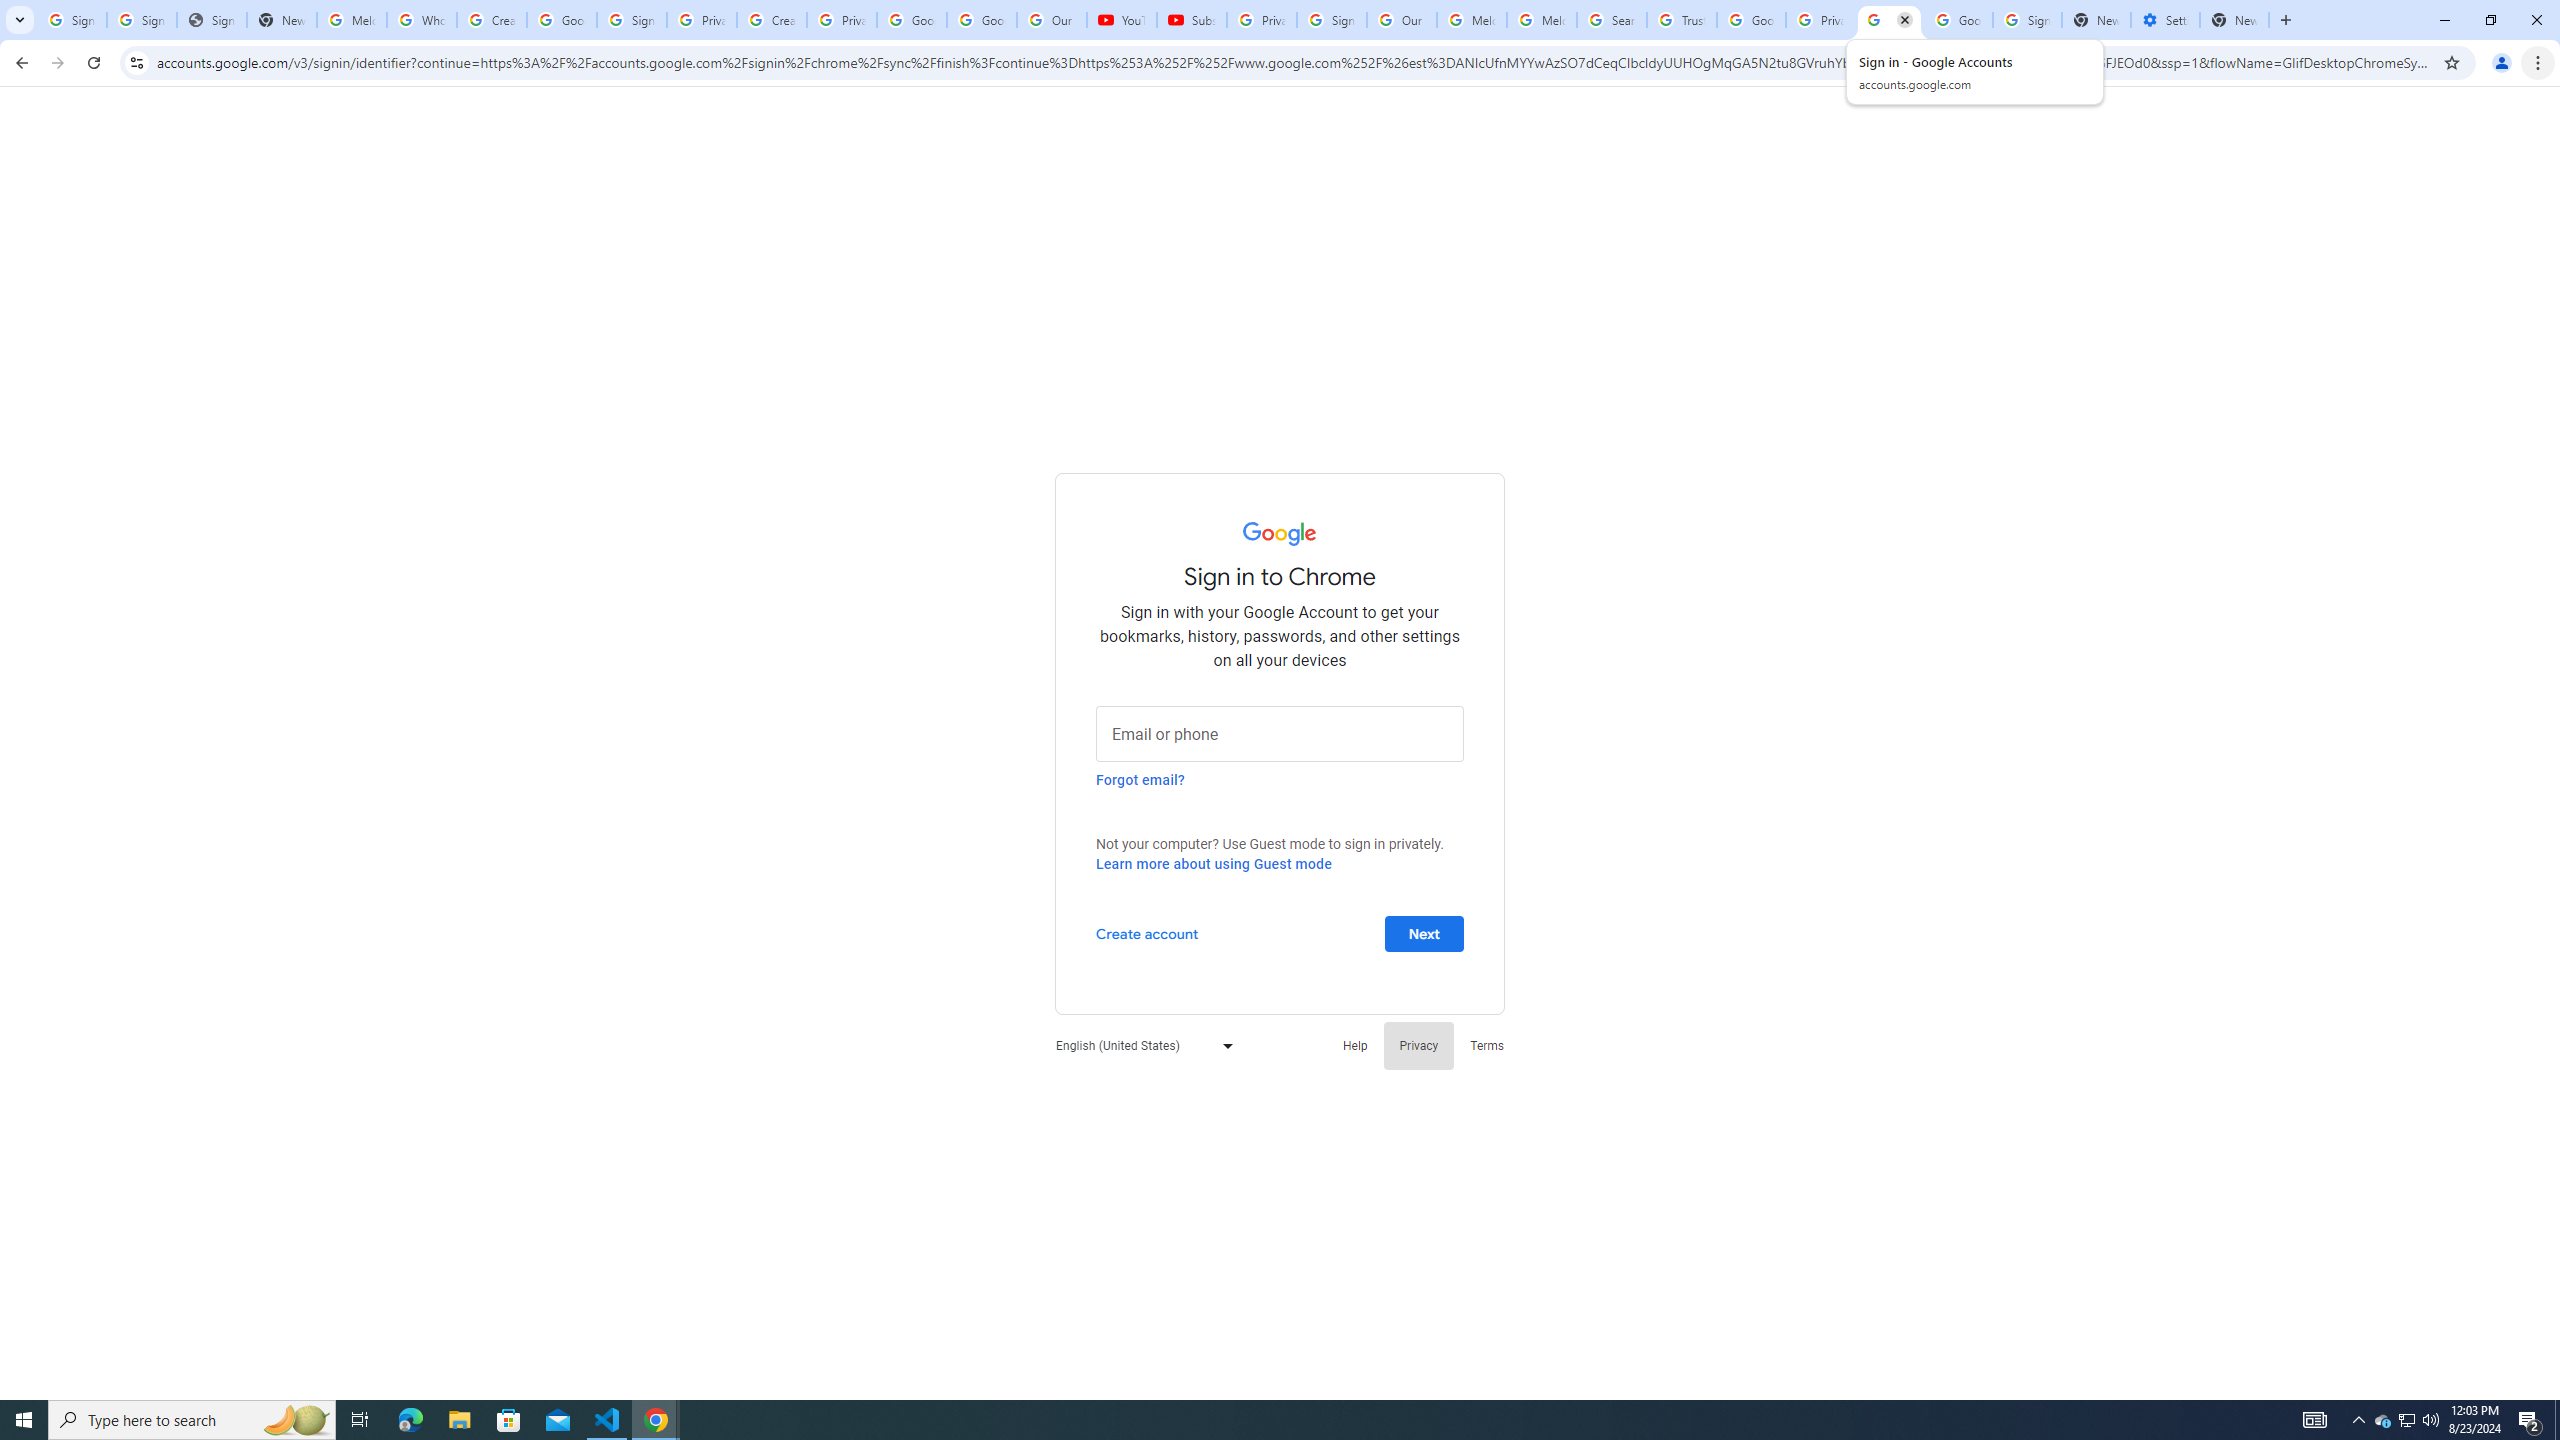 The image size is (2560, 1440). I want to click on 'Sign in - Google Accounts', so click(1888, 19).